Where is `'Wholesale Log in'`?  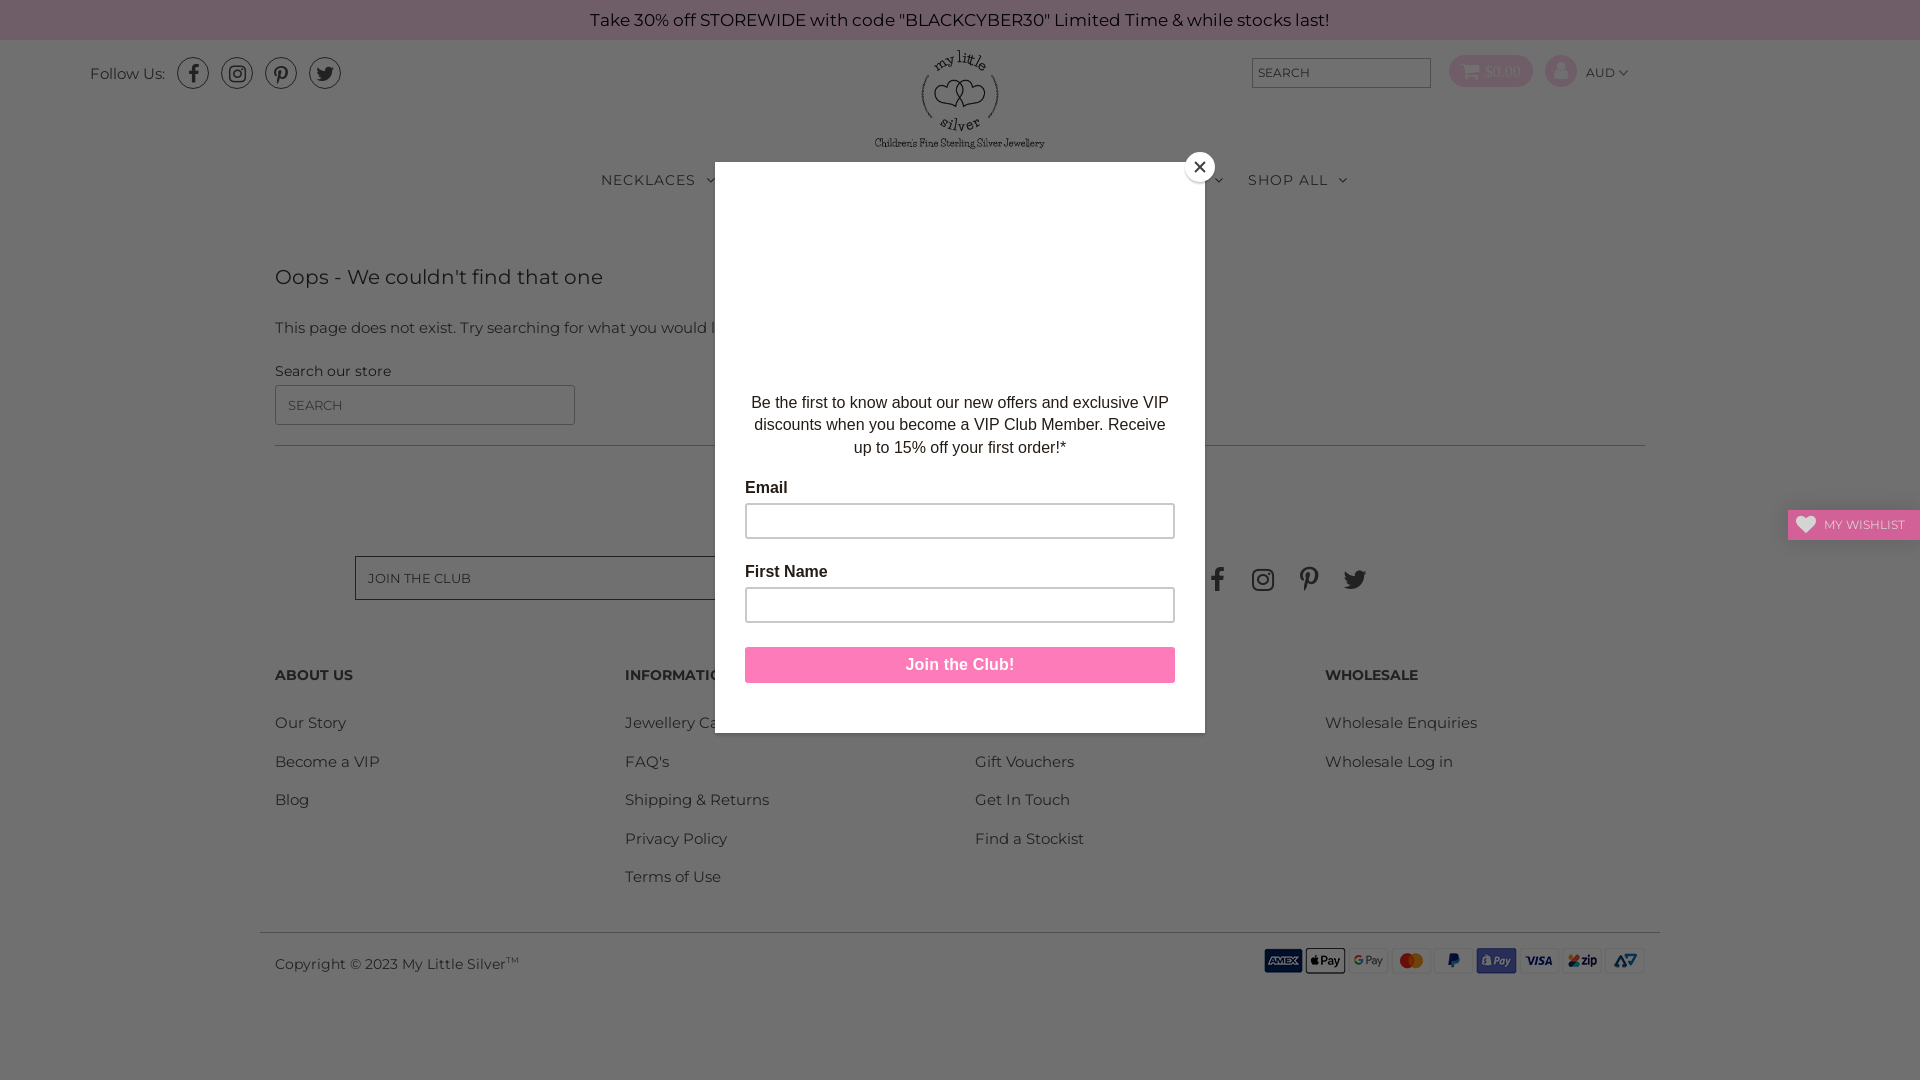
'Wholesale Log in' is located at coordinates (1387, 761).